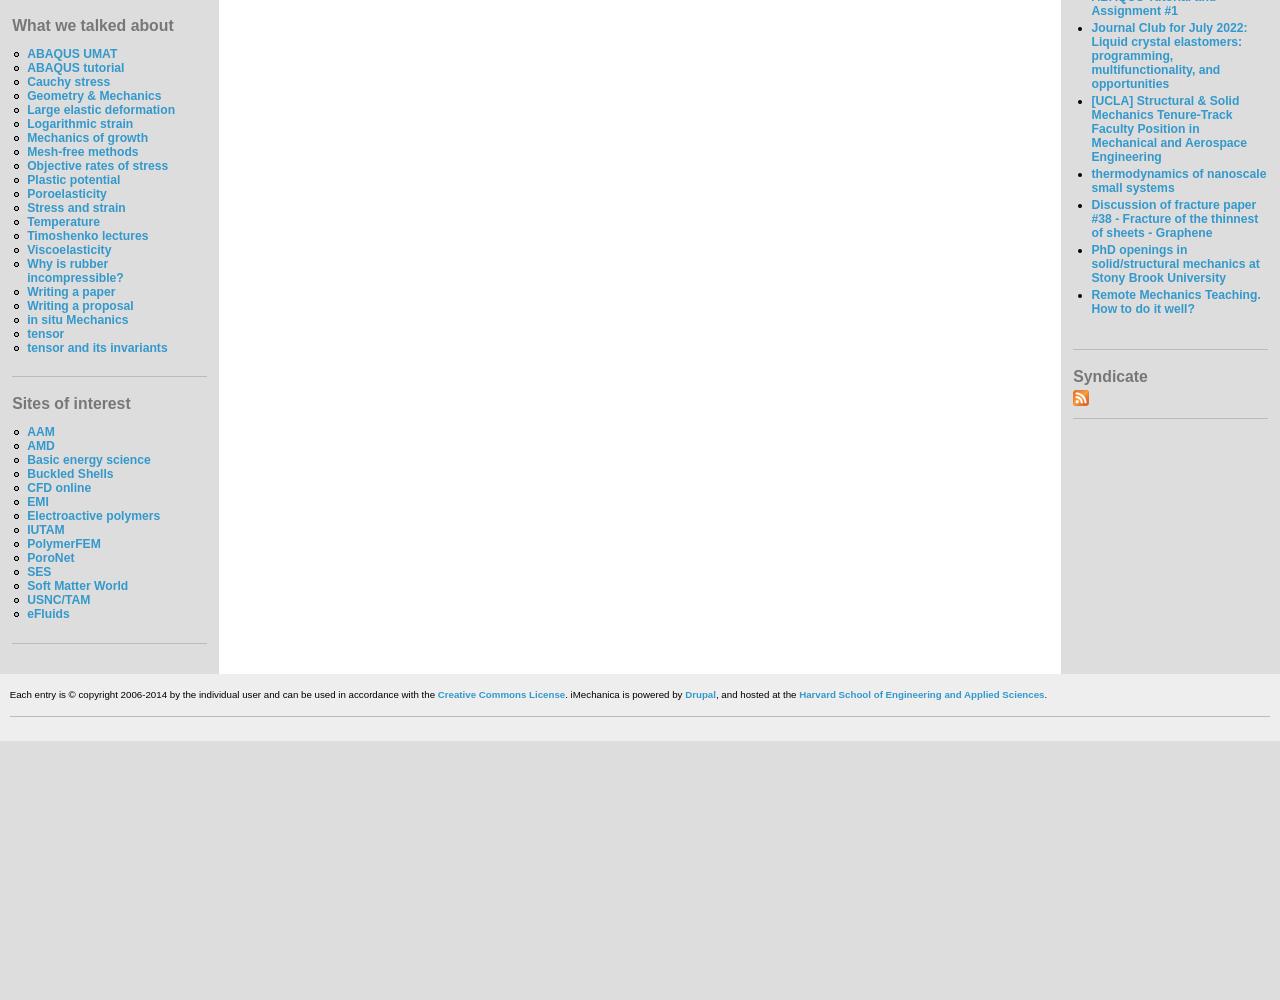  I want to click on 'PolymerFEM', so click(27, 544).